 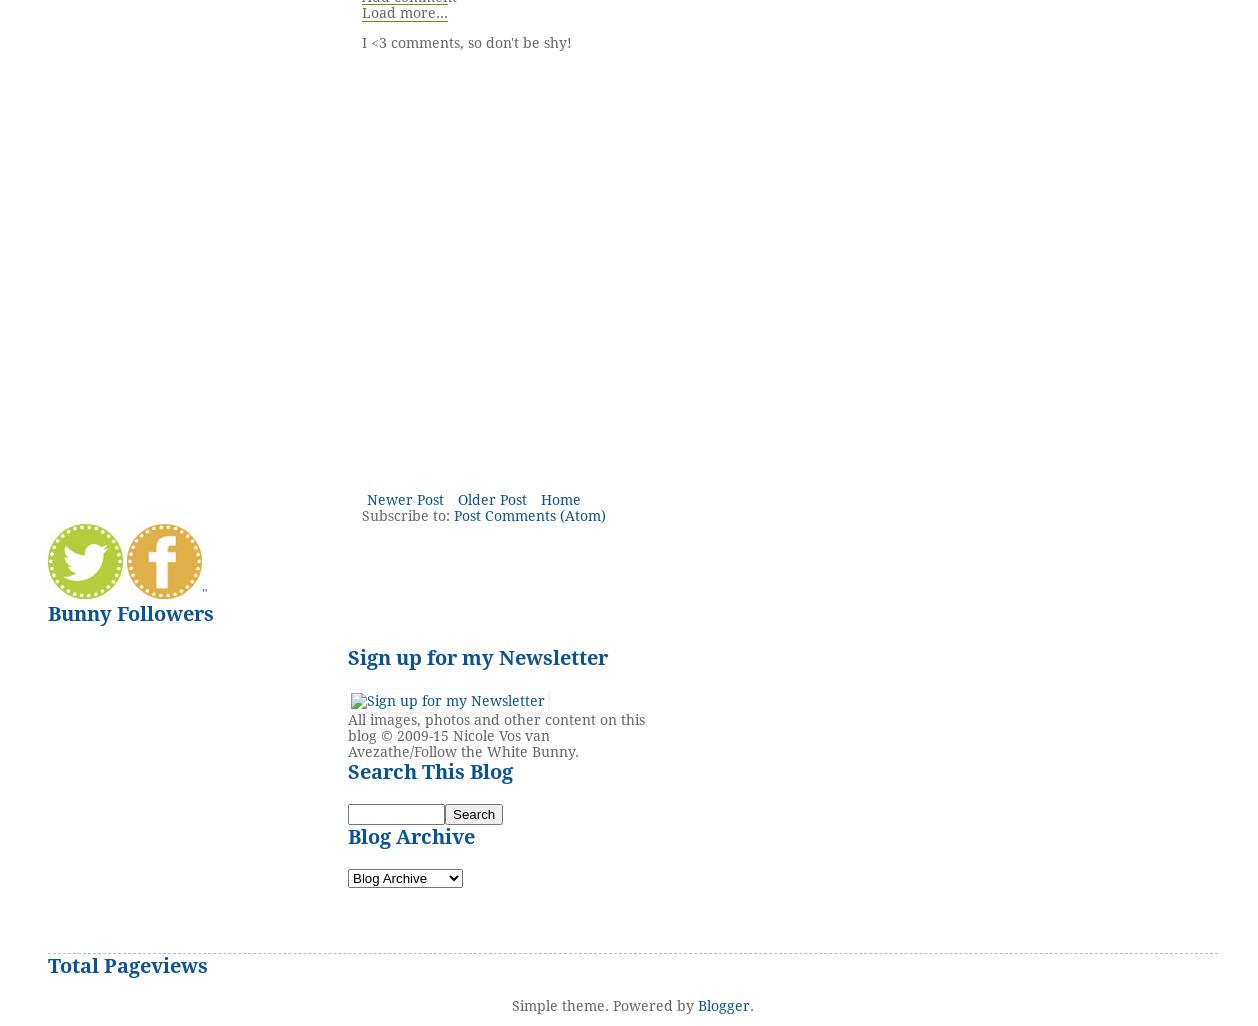 I want to click on 'Blogger', so click(x=723, y=1004).